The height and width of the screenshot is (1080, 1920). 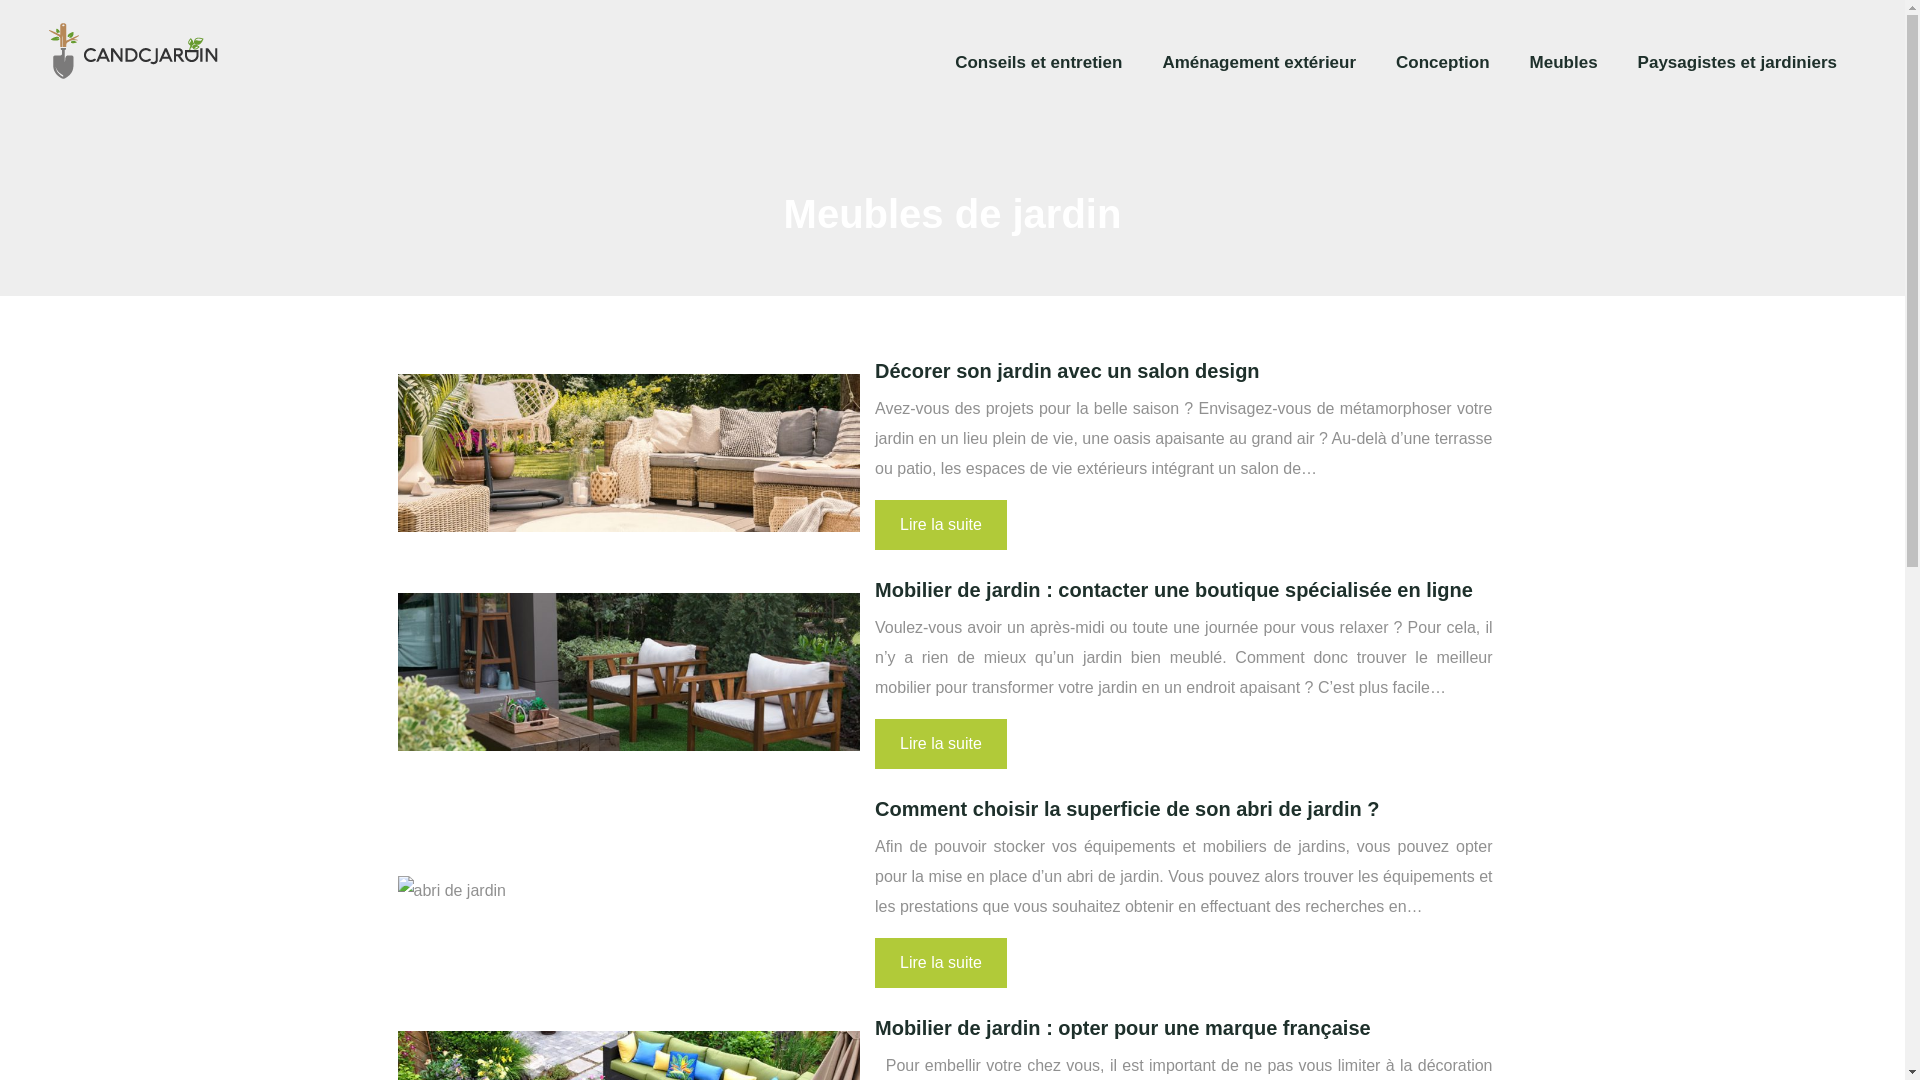 I want to click on 'Conseils et entretien', so click(x=1038, y=61).